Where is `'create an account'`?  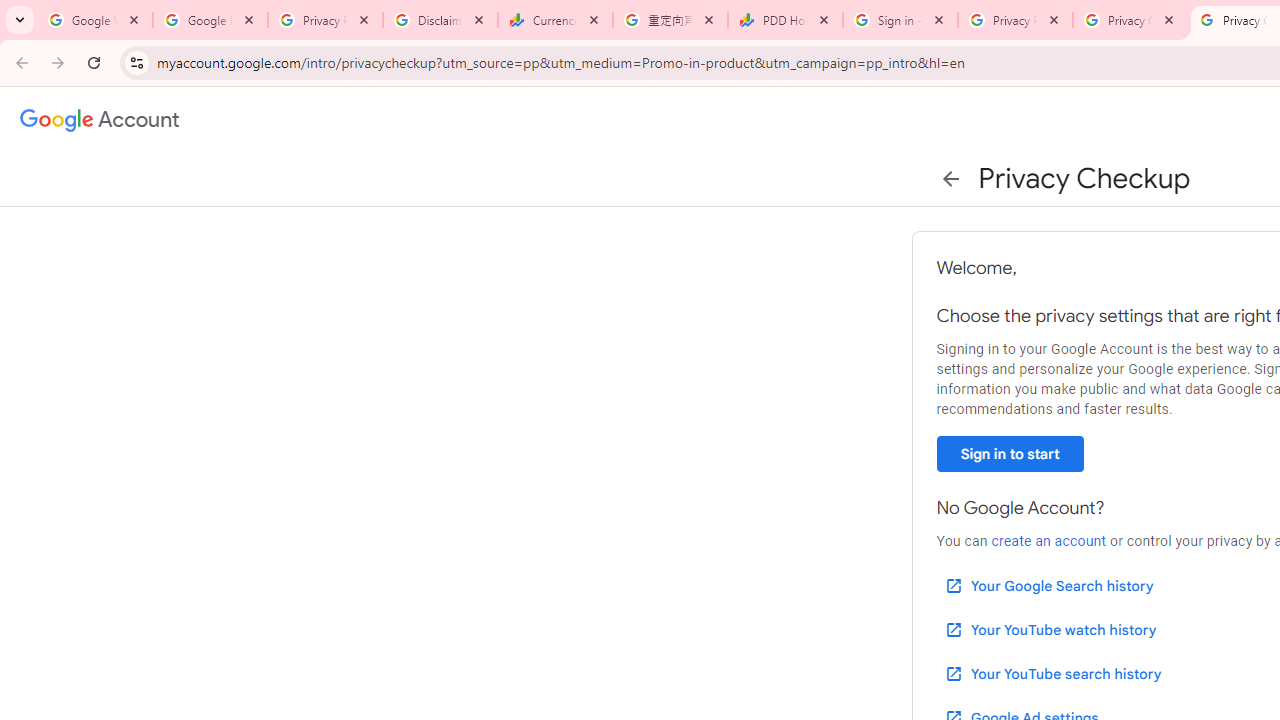
'create an account' is located at coordinates (1047, 541).